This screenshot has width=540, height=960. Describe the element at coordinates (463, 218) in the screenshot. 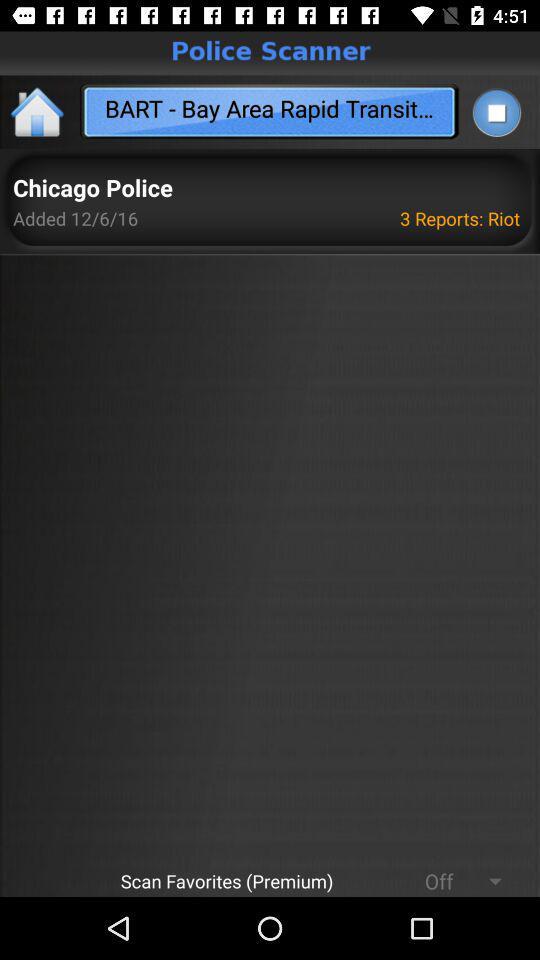

I see `the icon next to the chicago police item` at that location.